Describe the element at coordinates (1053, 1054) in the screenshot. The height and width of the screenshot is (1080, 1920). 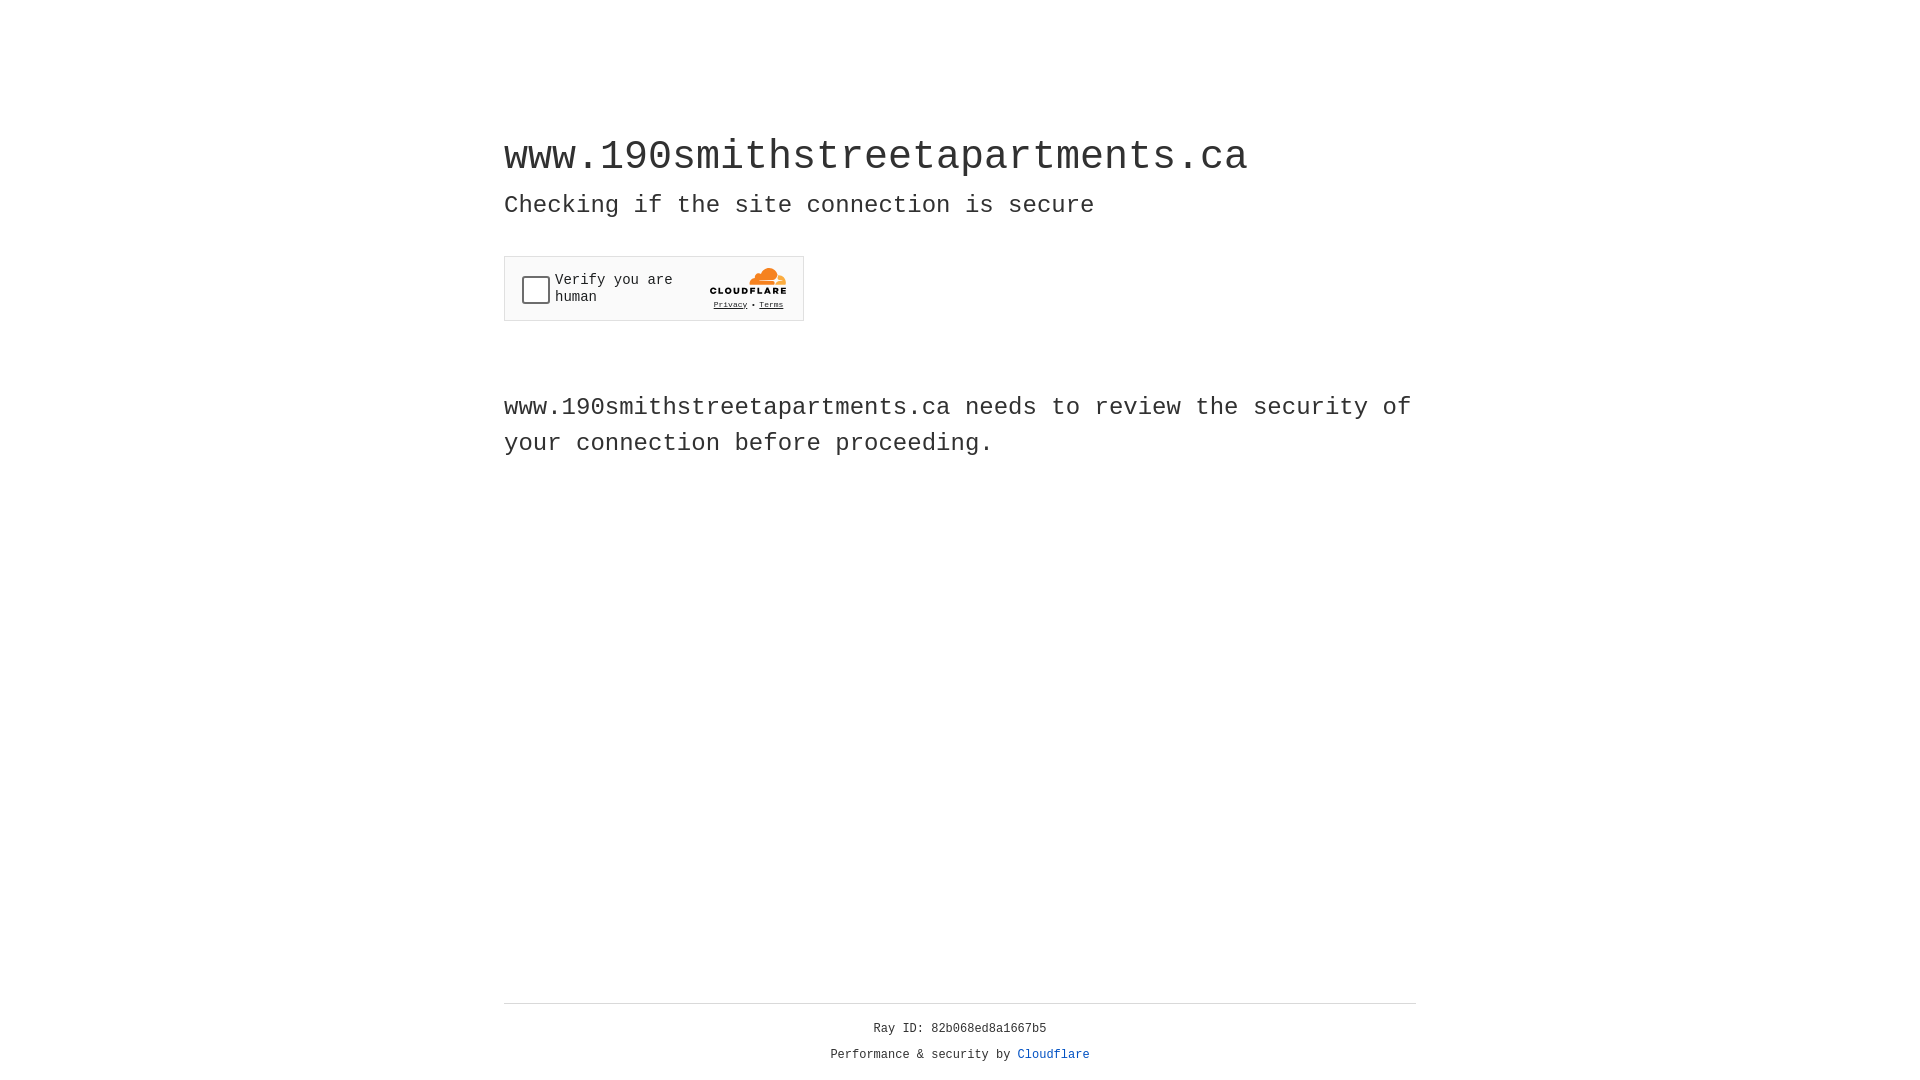
I see `'Cloudflare'` at that location.